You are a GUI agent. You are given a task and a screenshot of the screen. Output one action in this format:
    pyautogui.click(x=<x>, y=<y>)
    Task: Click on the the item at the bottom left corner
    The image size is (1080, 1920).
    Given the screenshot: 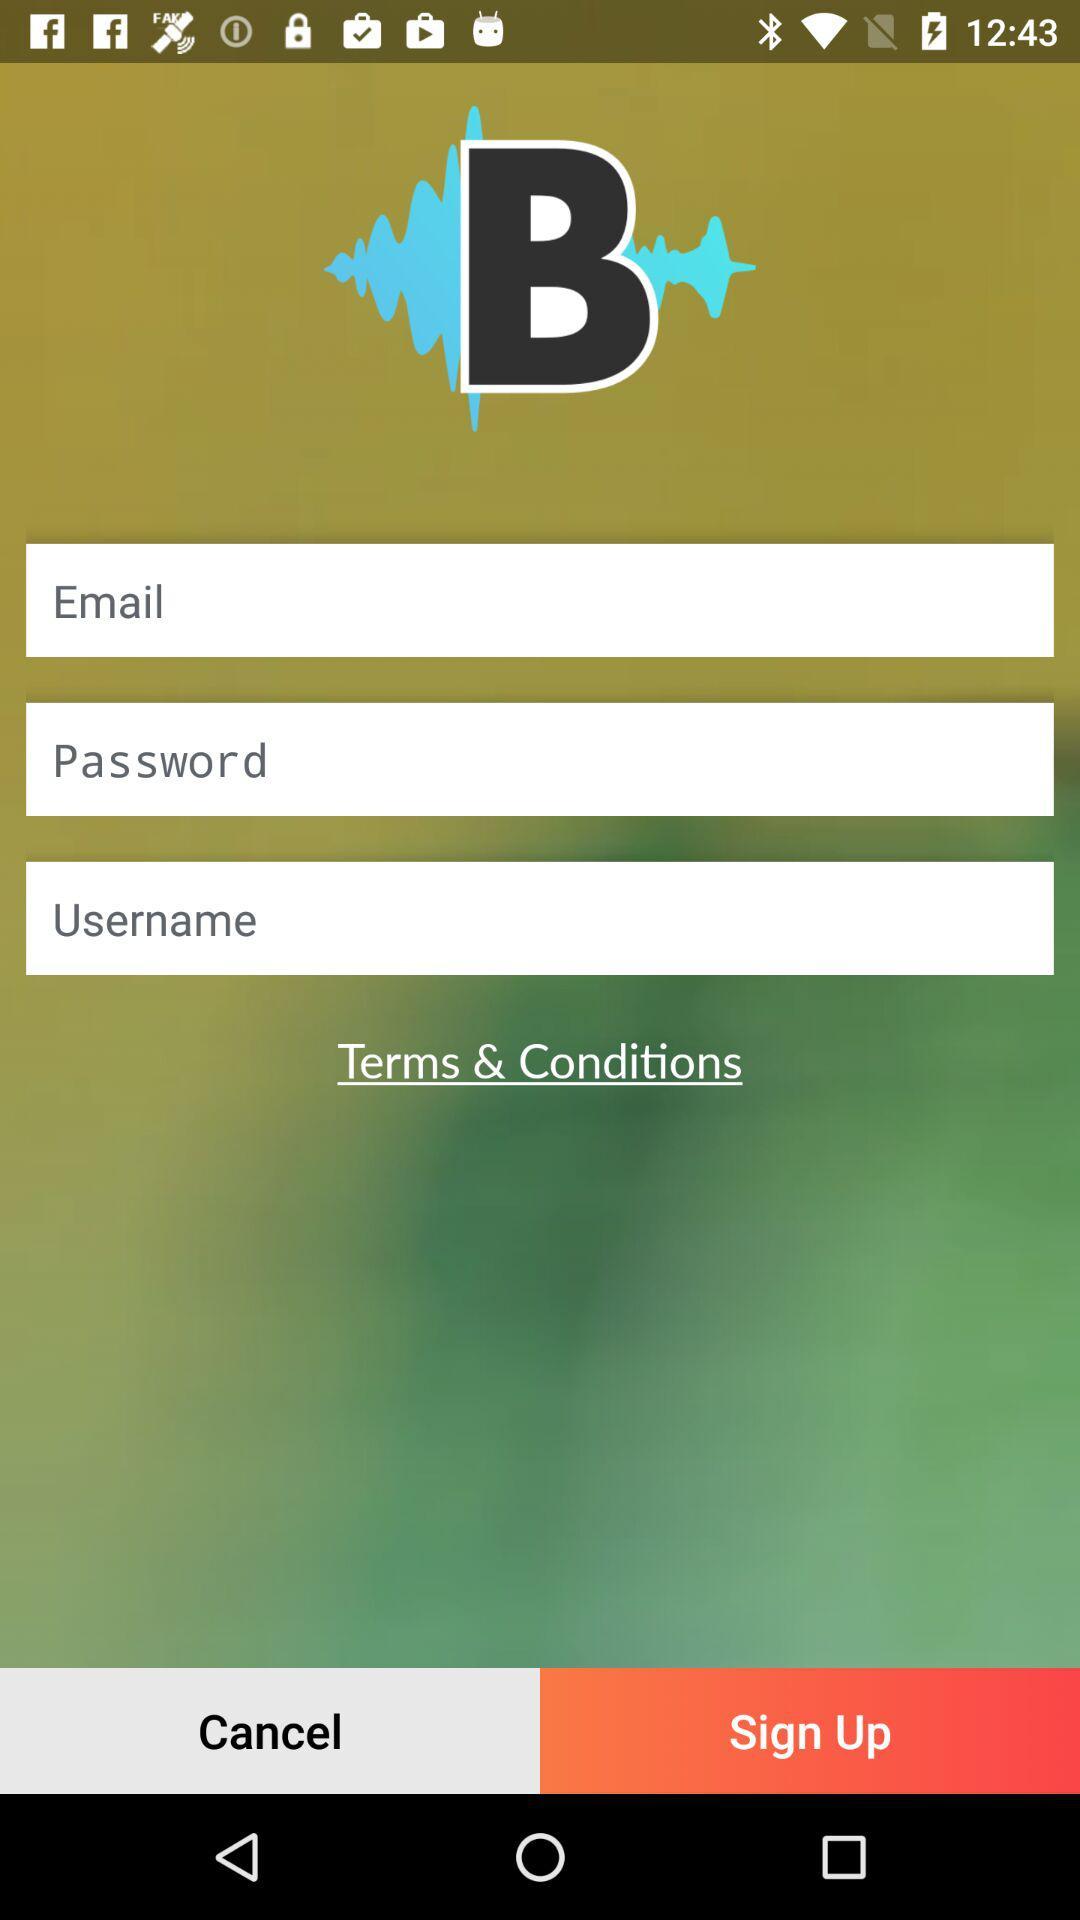 What is the action you would take?
    pyautogui.click(x=270, y=1730)
    